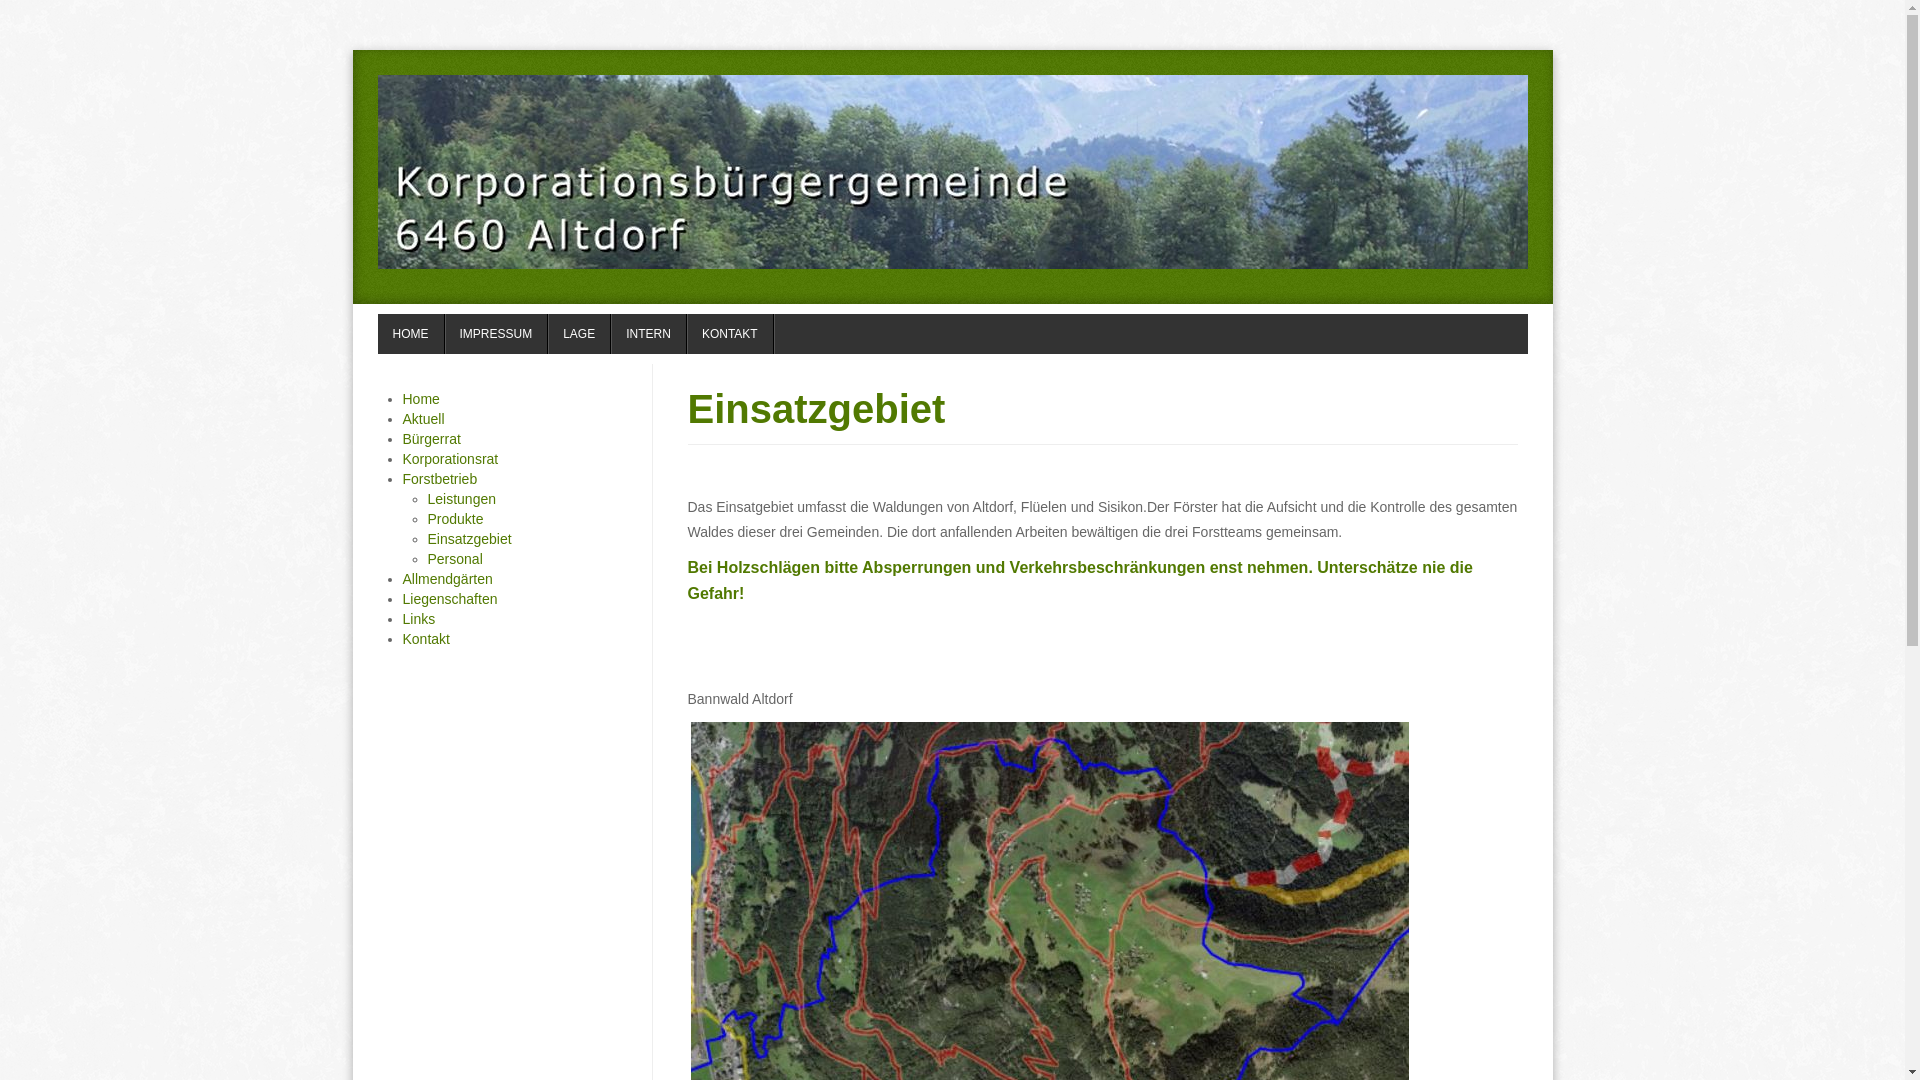 The image size is (1920, 1080). What do you see at coordinates (687, 407) in the screenshot?
I see `'Einsatzgebiet'` at bounding box center [687, 407].